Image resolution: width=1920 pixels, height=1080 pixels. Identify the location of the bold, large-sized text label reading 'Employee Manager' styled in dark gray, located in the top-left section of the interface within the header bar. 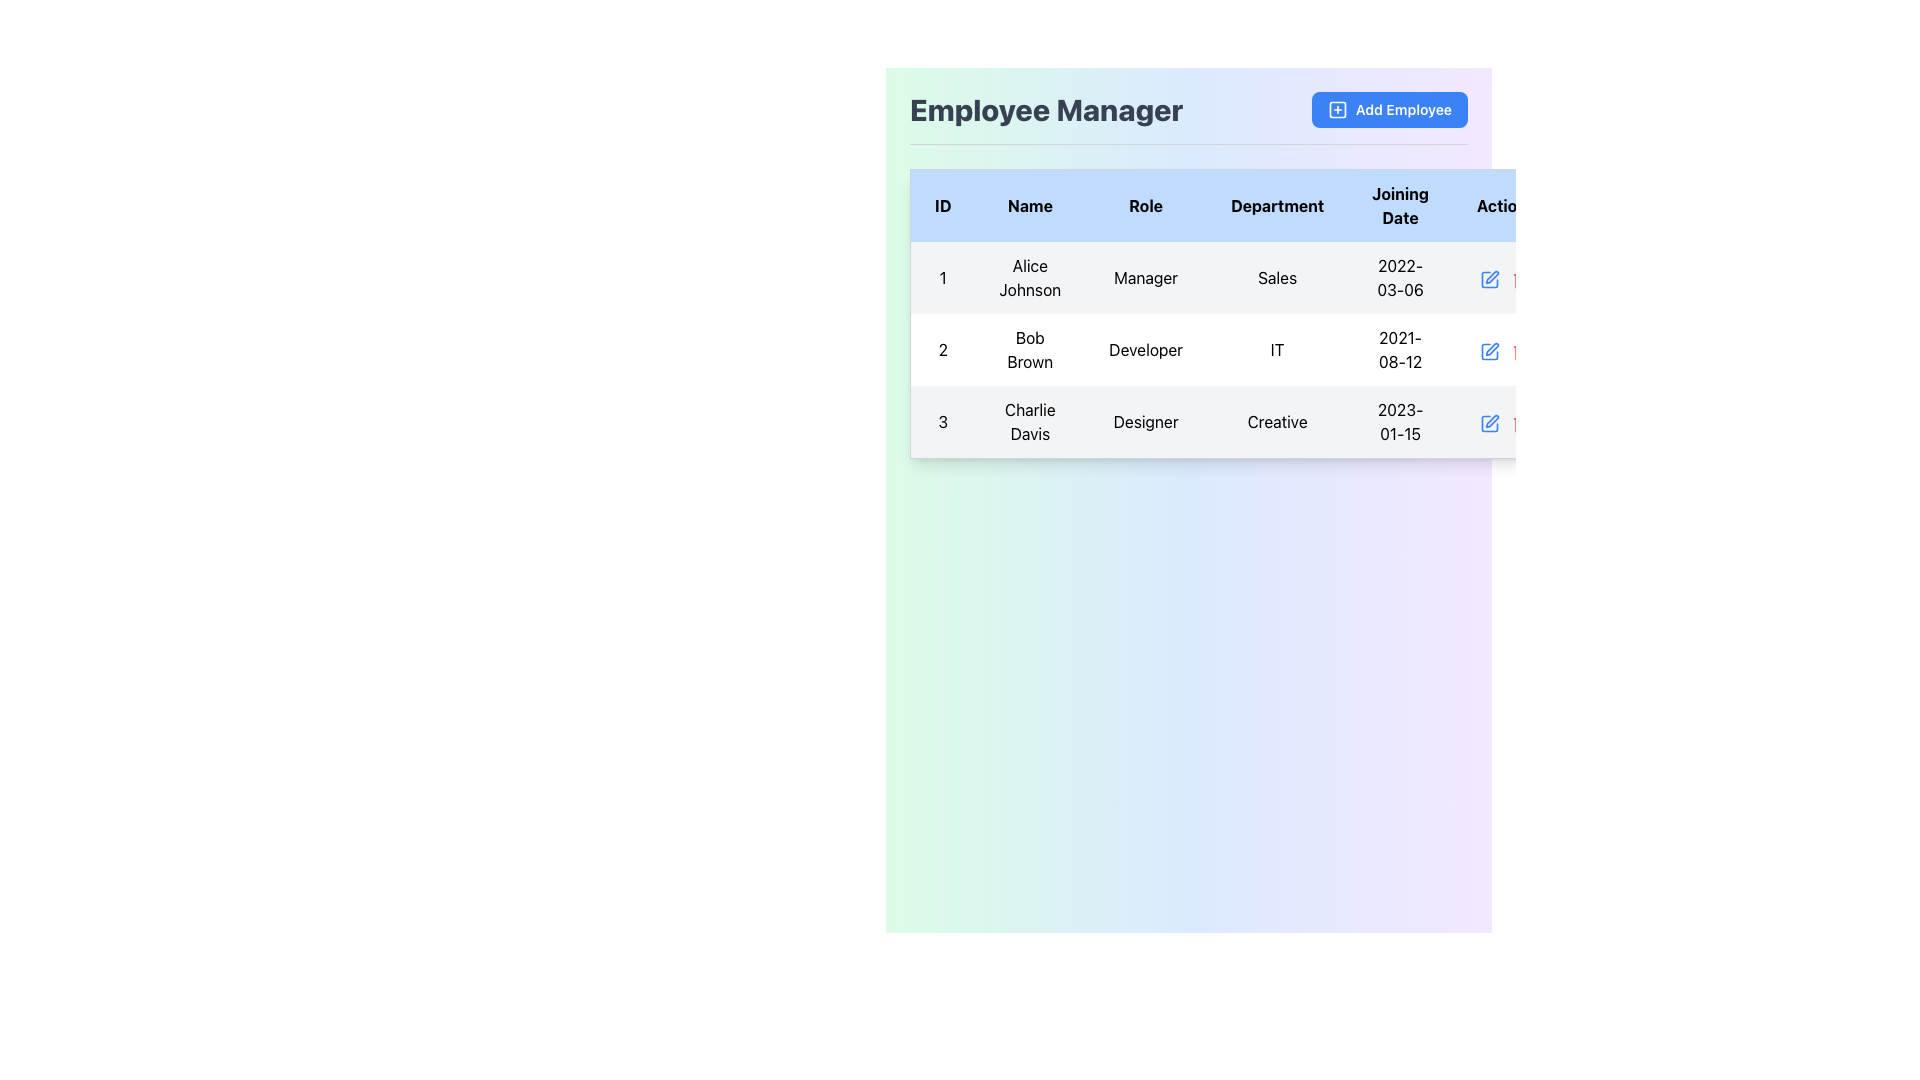
(1045, 110).